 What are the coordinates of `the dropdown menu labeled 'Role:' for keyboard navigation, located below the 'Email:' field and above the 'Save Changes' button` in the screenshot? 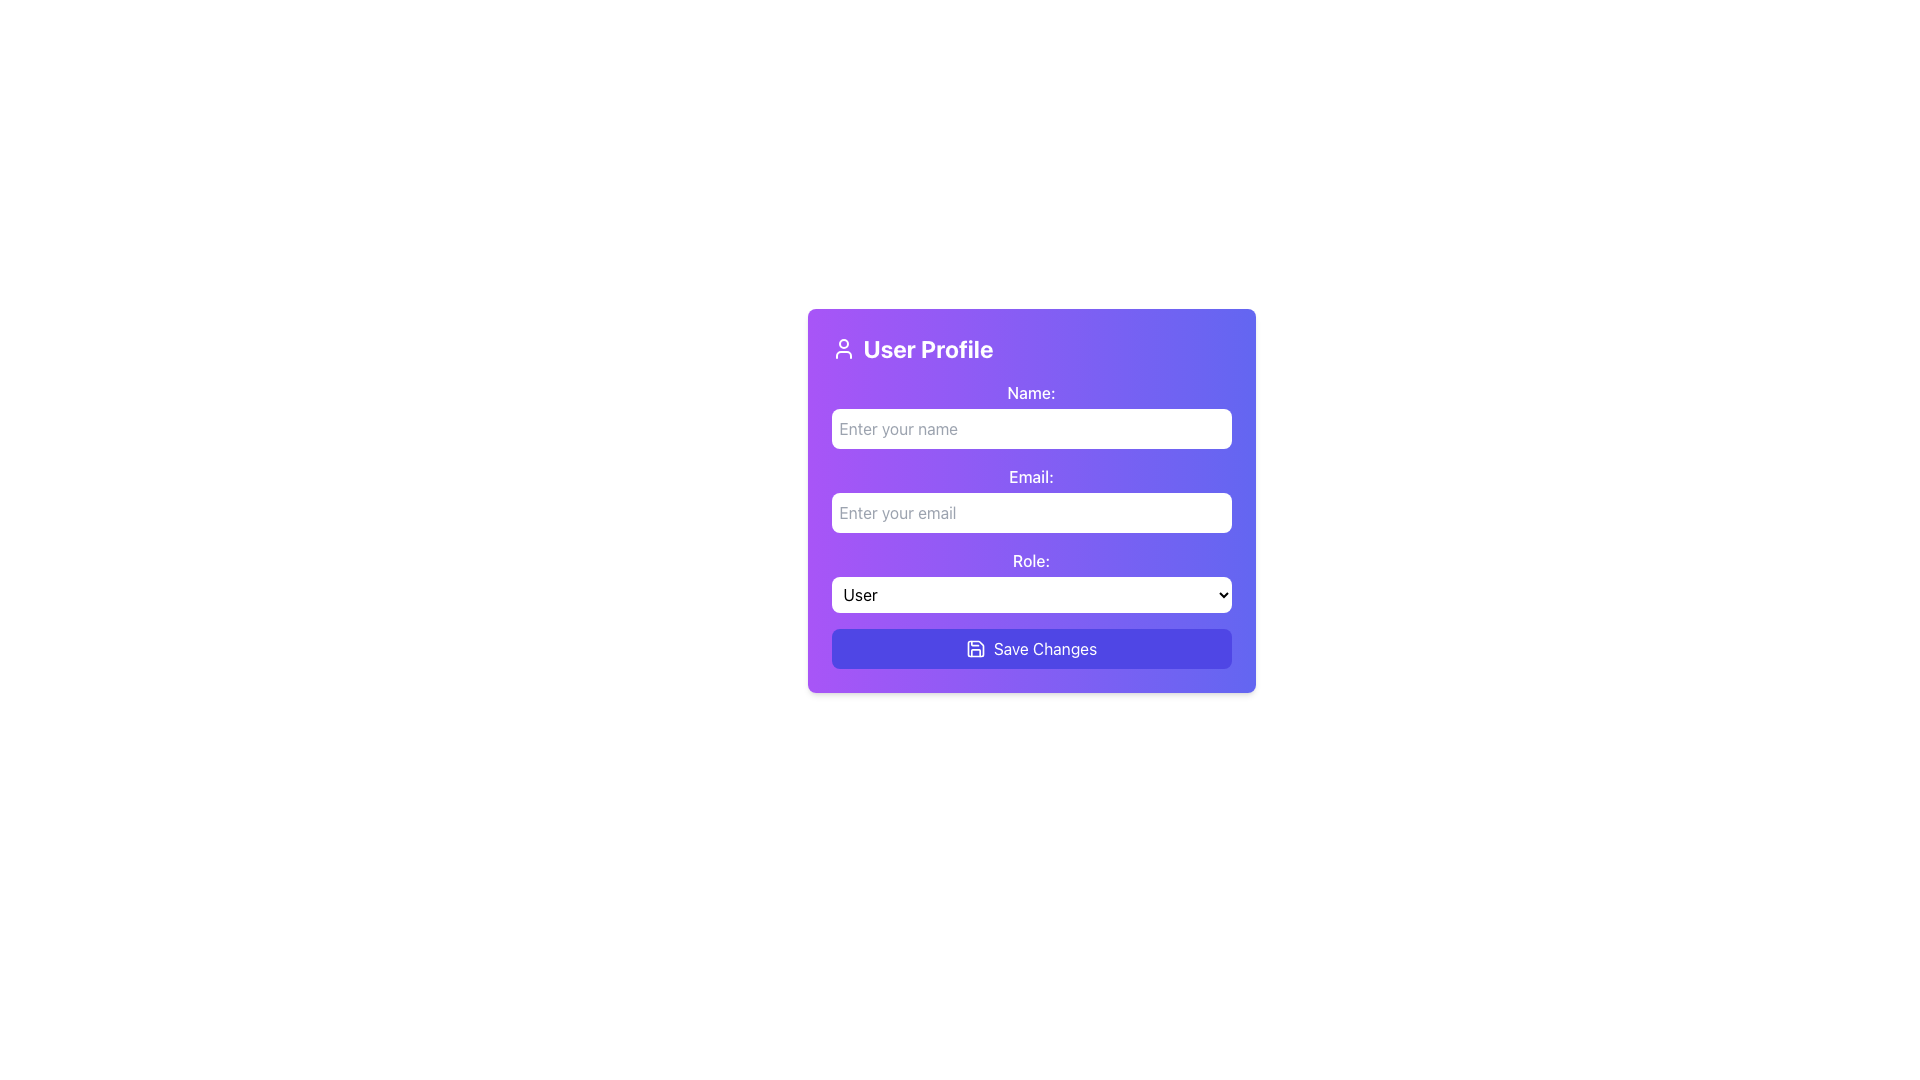 It's located at (1031, 593).